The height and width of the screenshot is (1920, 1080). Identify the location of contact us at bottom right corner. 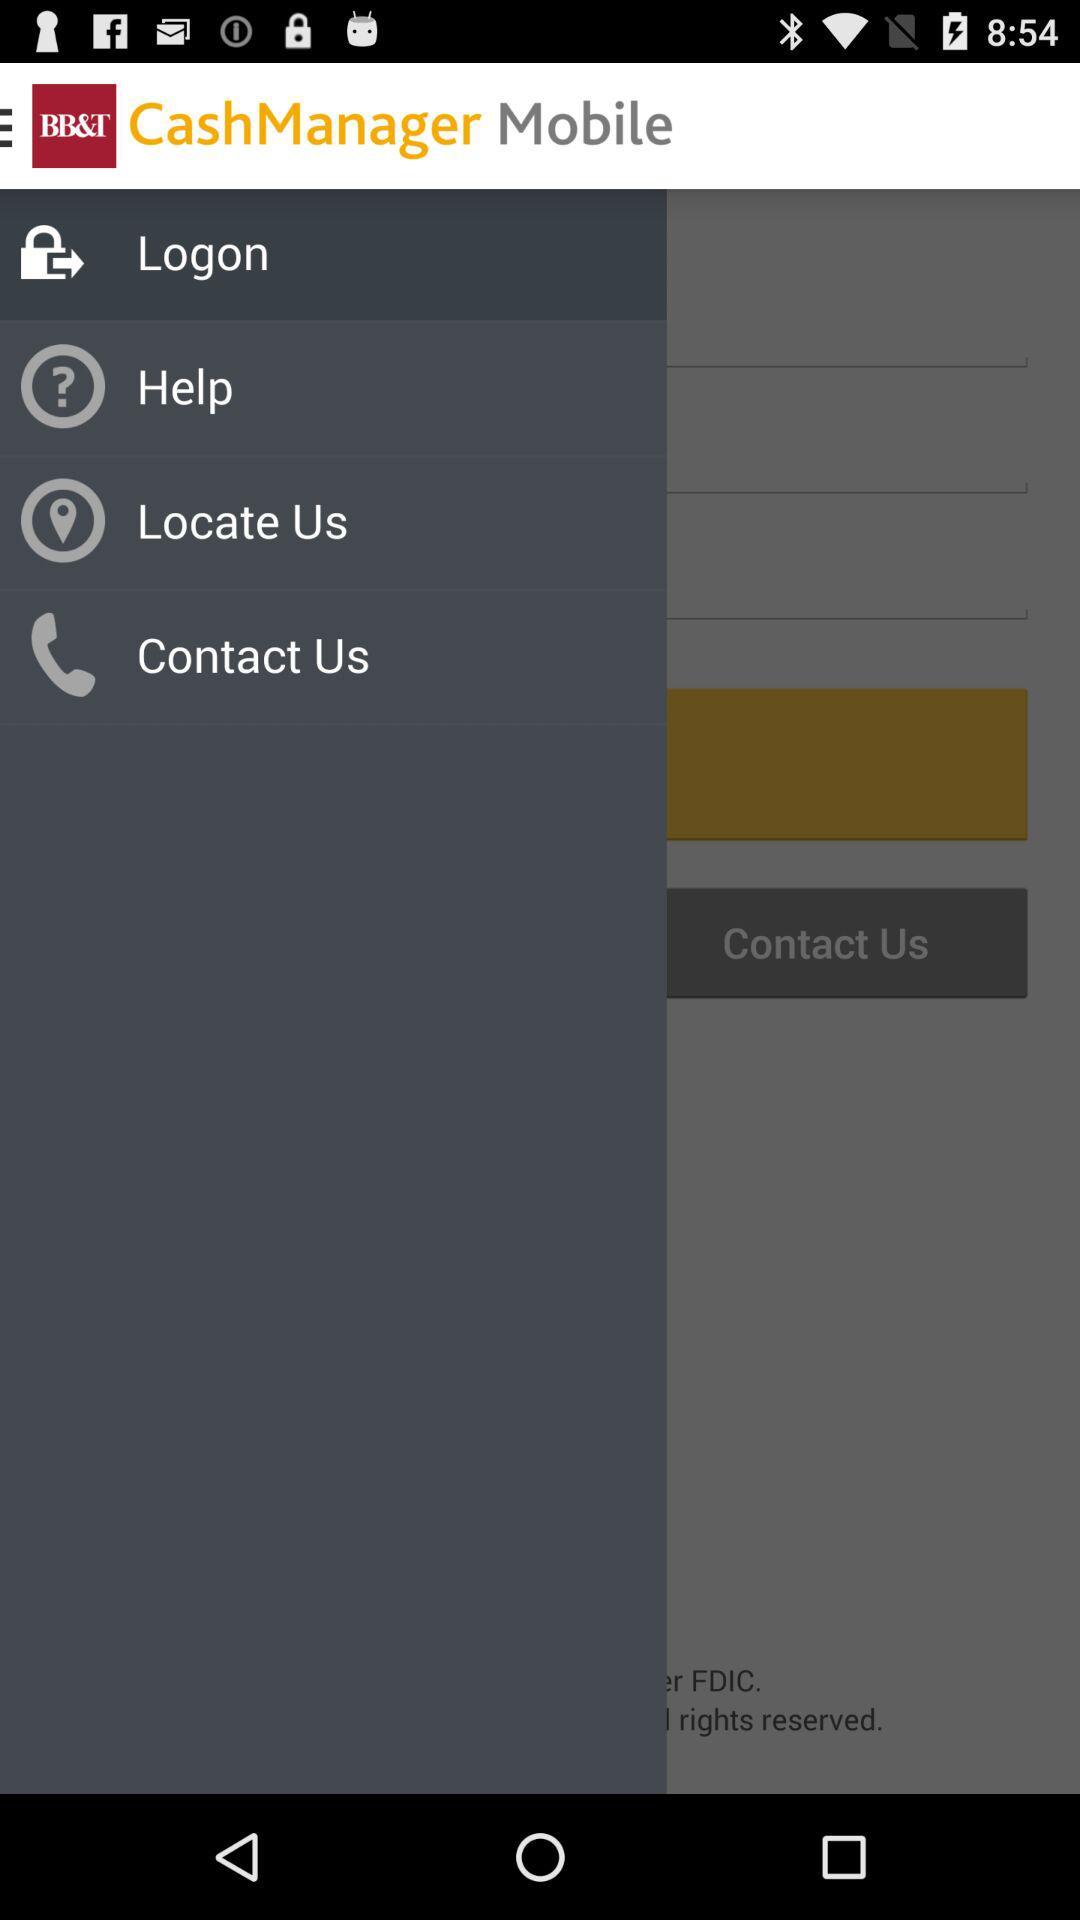
(798, 941).